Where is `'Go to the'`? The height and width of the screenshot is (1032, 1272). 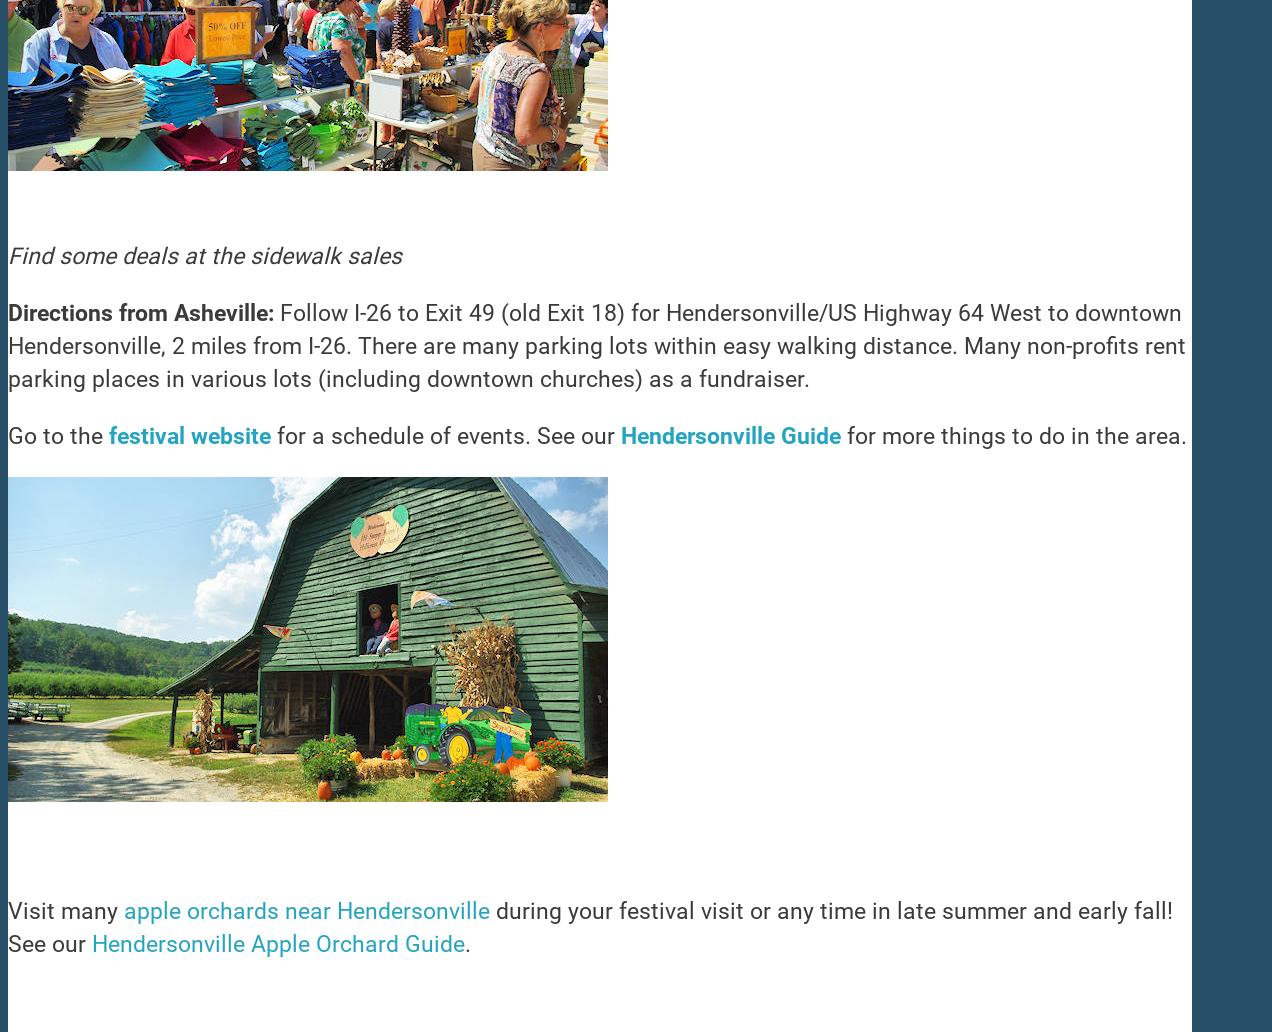 'Go to the' is located at coordinates (58, 435).